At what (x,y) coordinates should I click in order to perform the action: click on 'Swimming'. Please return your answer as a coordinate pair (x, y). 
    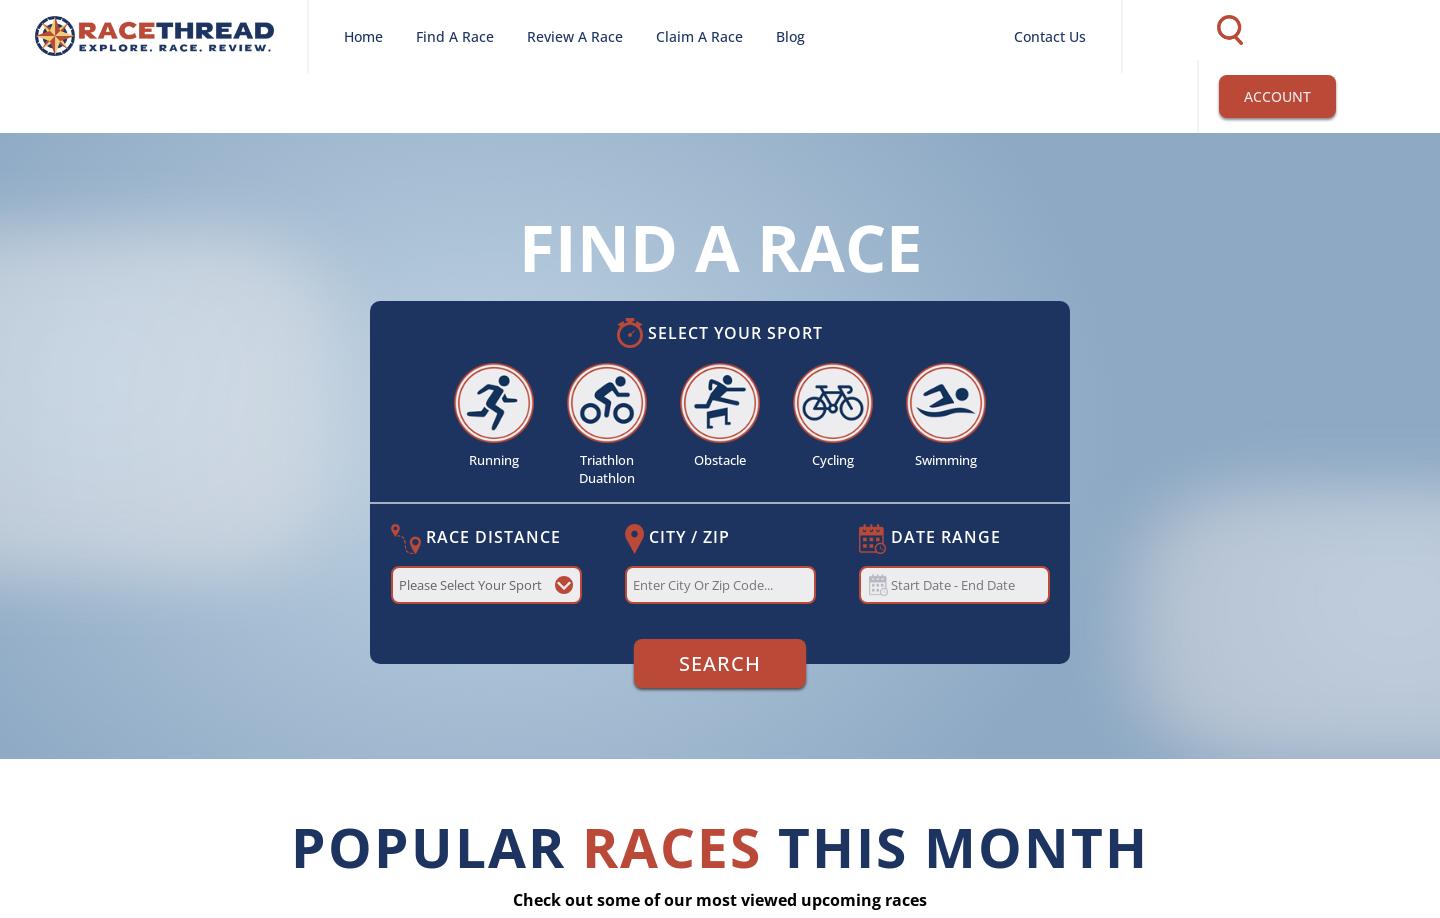
    Looking at the image, I should click on (945, 460).